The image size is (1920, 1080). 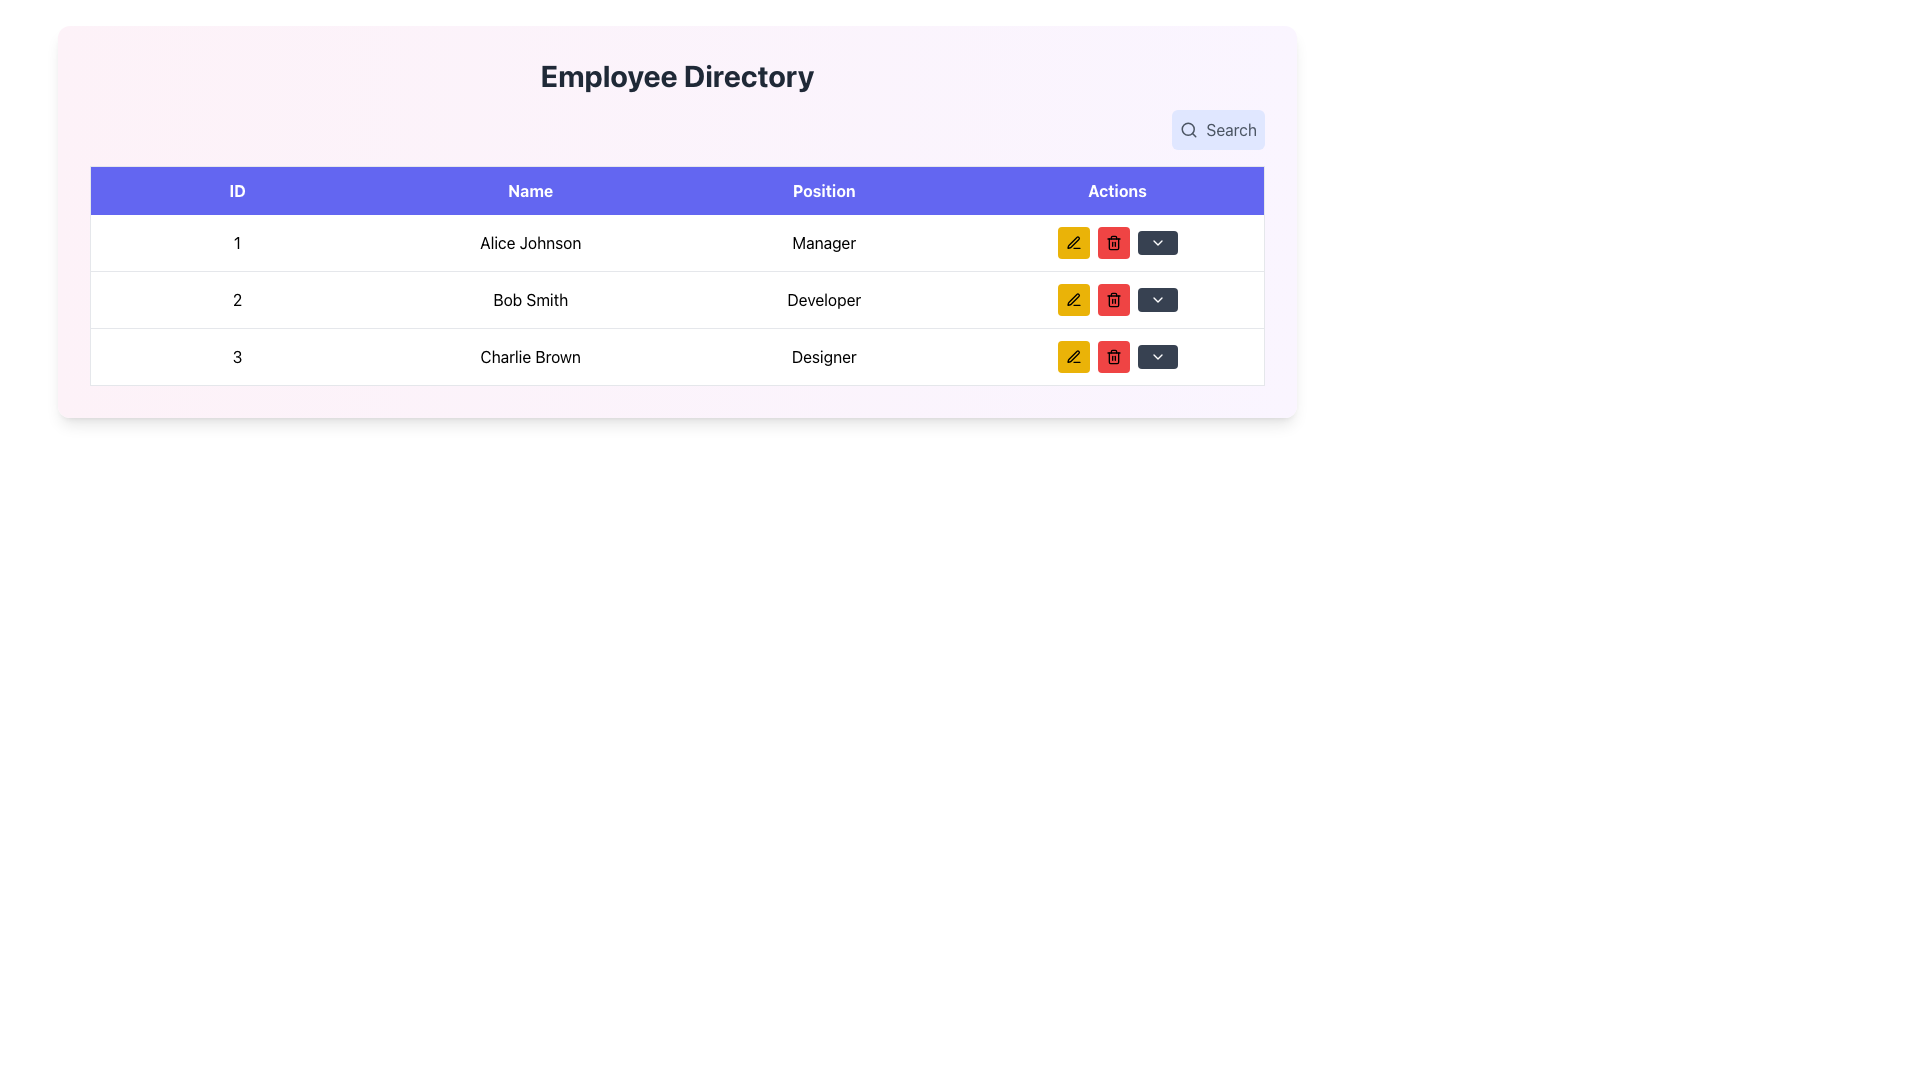 What do you see at coordinates (237, 242) in the screenshot?
I see `the text element displaying the number '1' under the 'ID' column in the table by clicking on its center point` at bounding box center [237, 242].